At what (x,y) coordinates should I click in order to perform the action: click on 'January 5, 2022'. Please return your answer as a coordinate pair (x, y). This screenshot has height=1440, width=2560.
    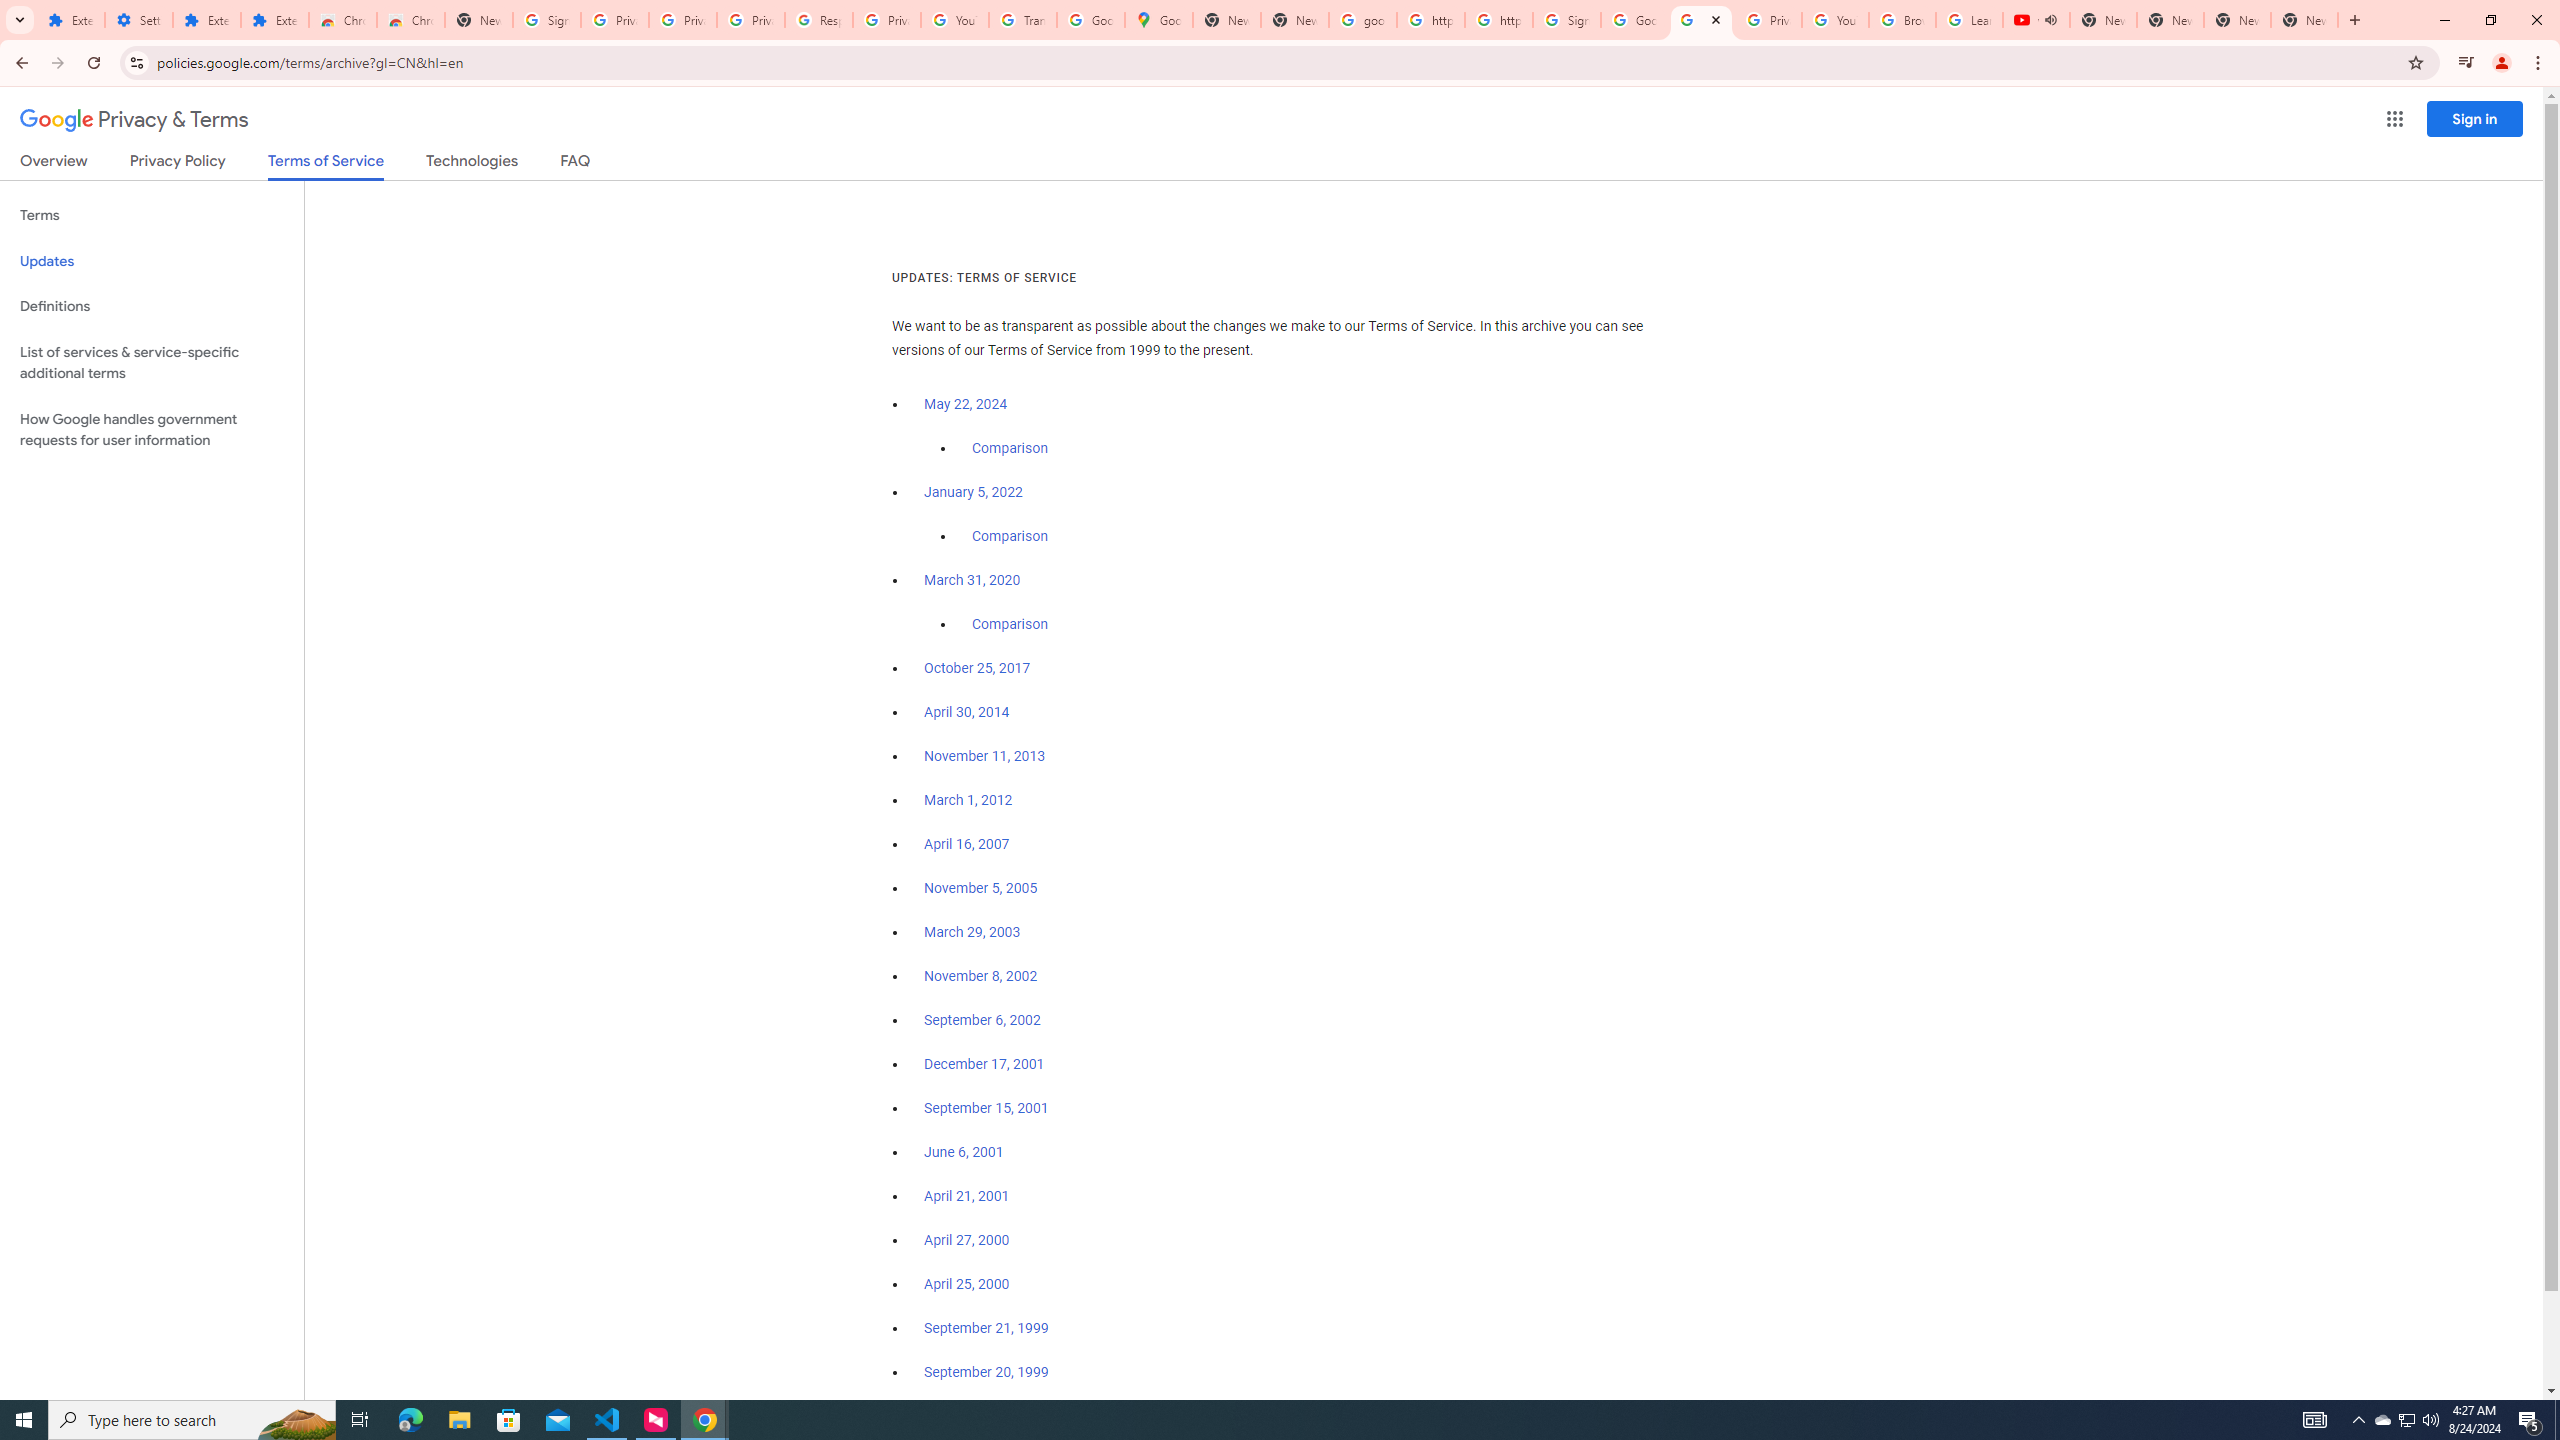
    Looking at the image, I should click on (974, 493).